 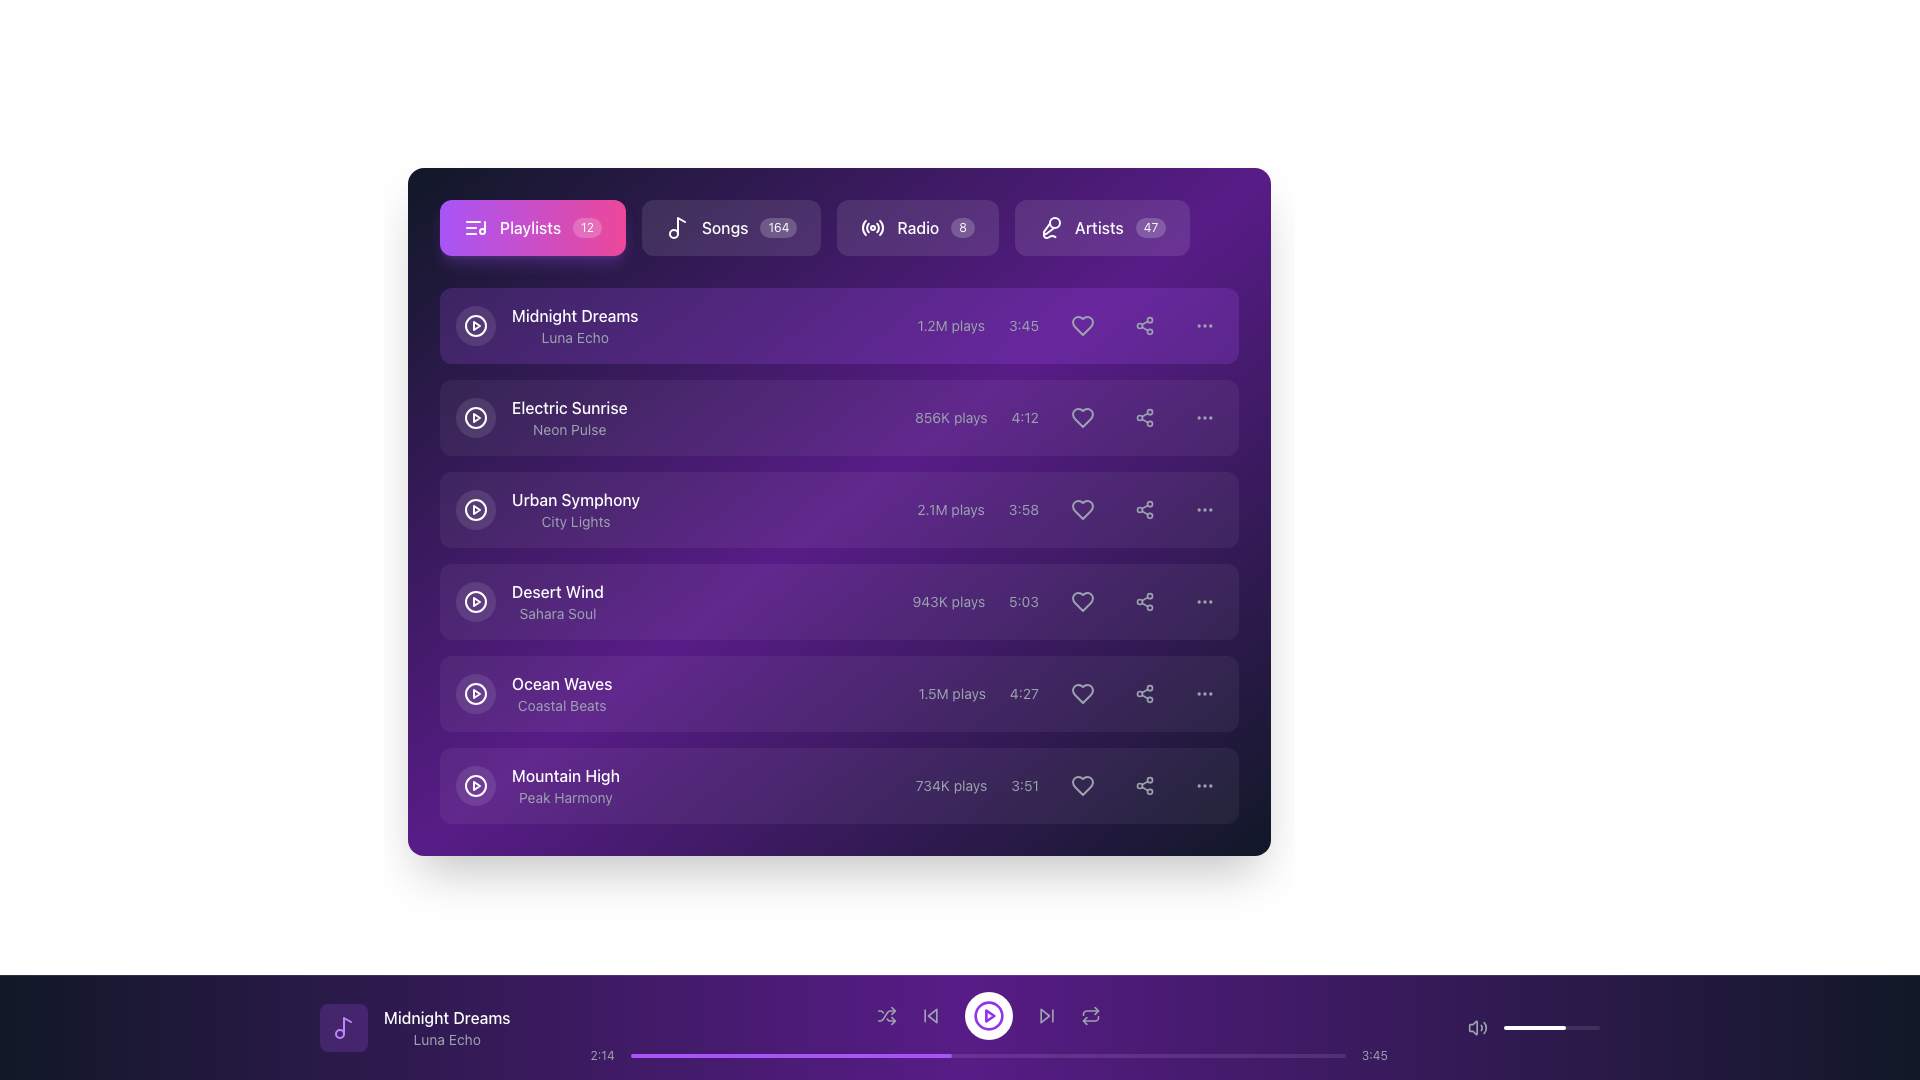 I want to click on the 'like' button for the song 'Mountain High' located at the bottommost row of the playlist, positioned at the far right side next to the share icon, so click(x=1082, y=785).